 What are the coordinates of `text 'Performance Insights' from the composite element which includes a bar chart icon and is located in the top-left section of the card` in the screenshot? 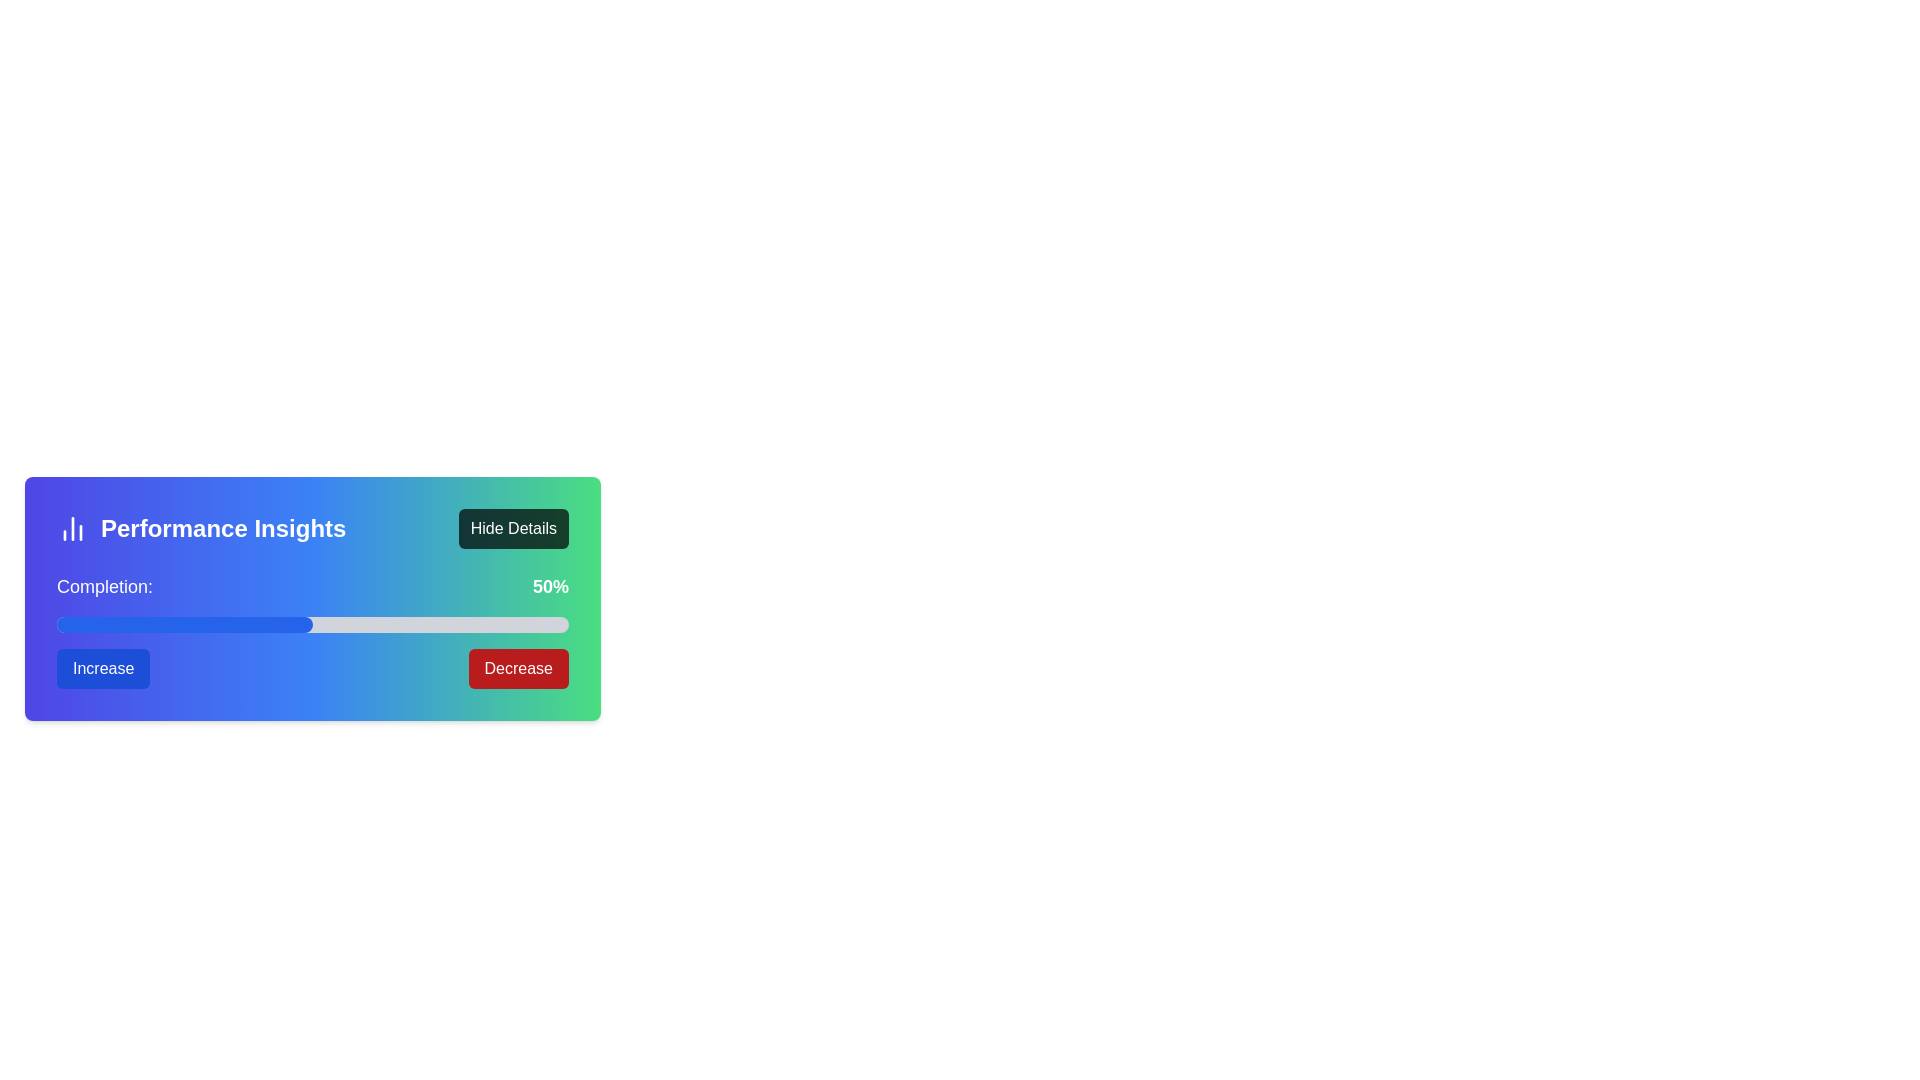 It's located at (201, 527).